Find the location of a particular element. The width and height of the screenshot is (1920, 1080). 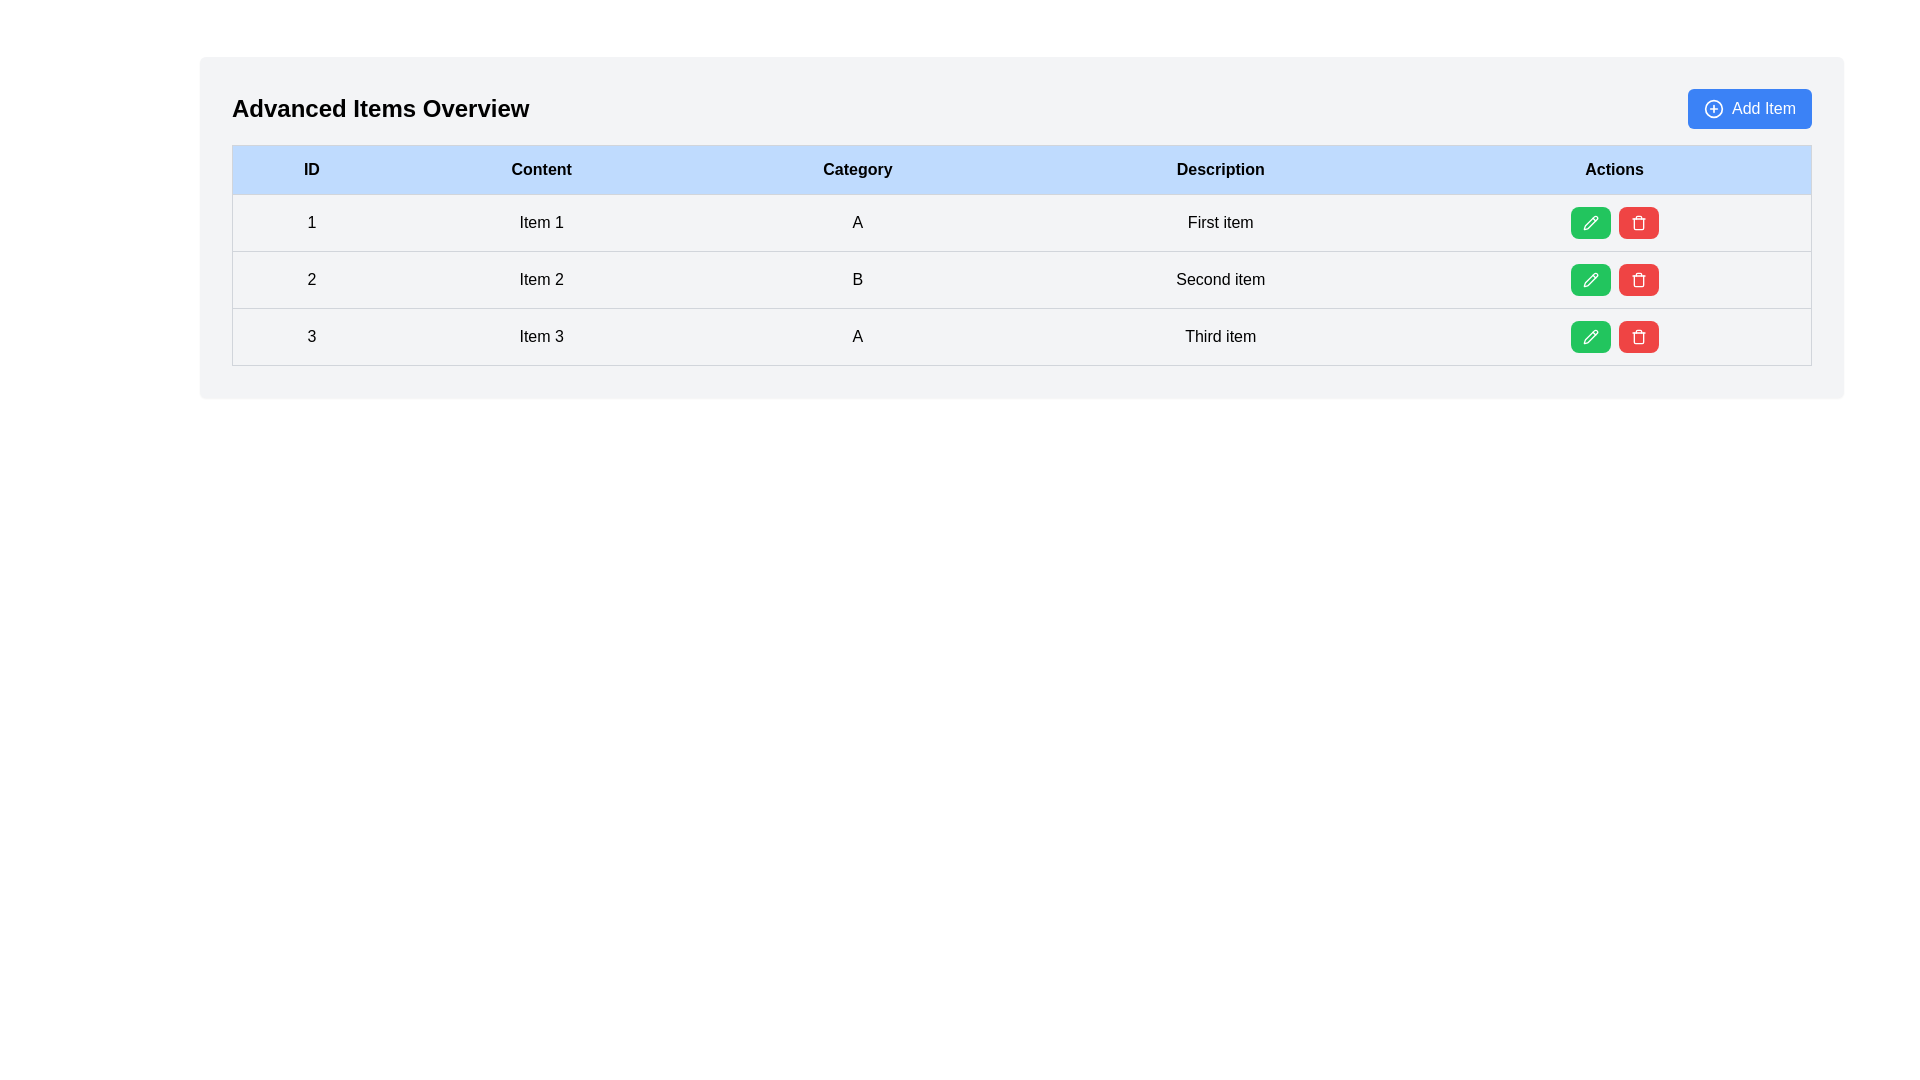

the green button with a white pencil icon in the center located in the 'Actions' column of the second table row to initiate editing is located at coordinates (1589, 280).